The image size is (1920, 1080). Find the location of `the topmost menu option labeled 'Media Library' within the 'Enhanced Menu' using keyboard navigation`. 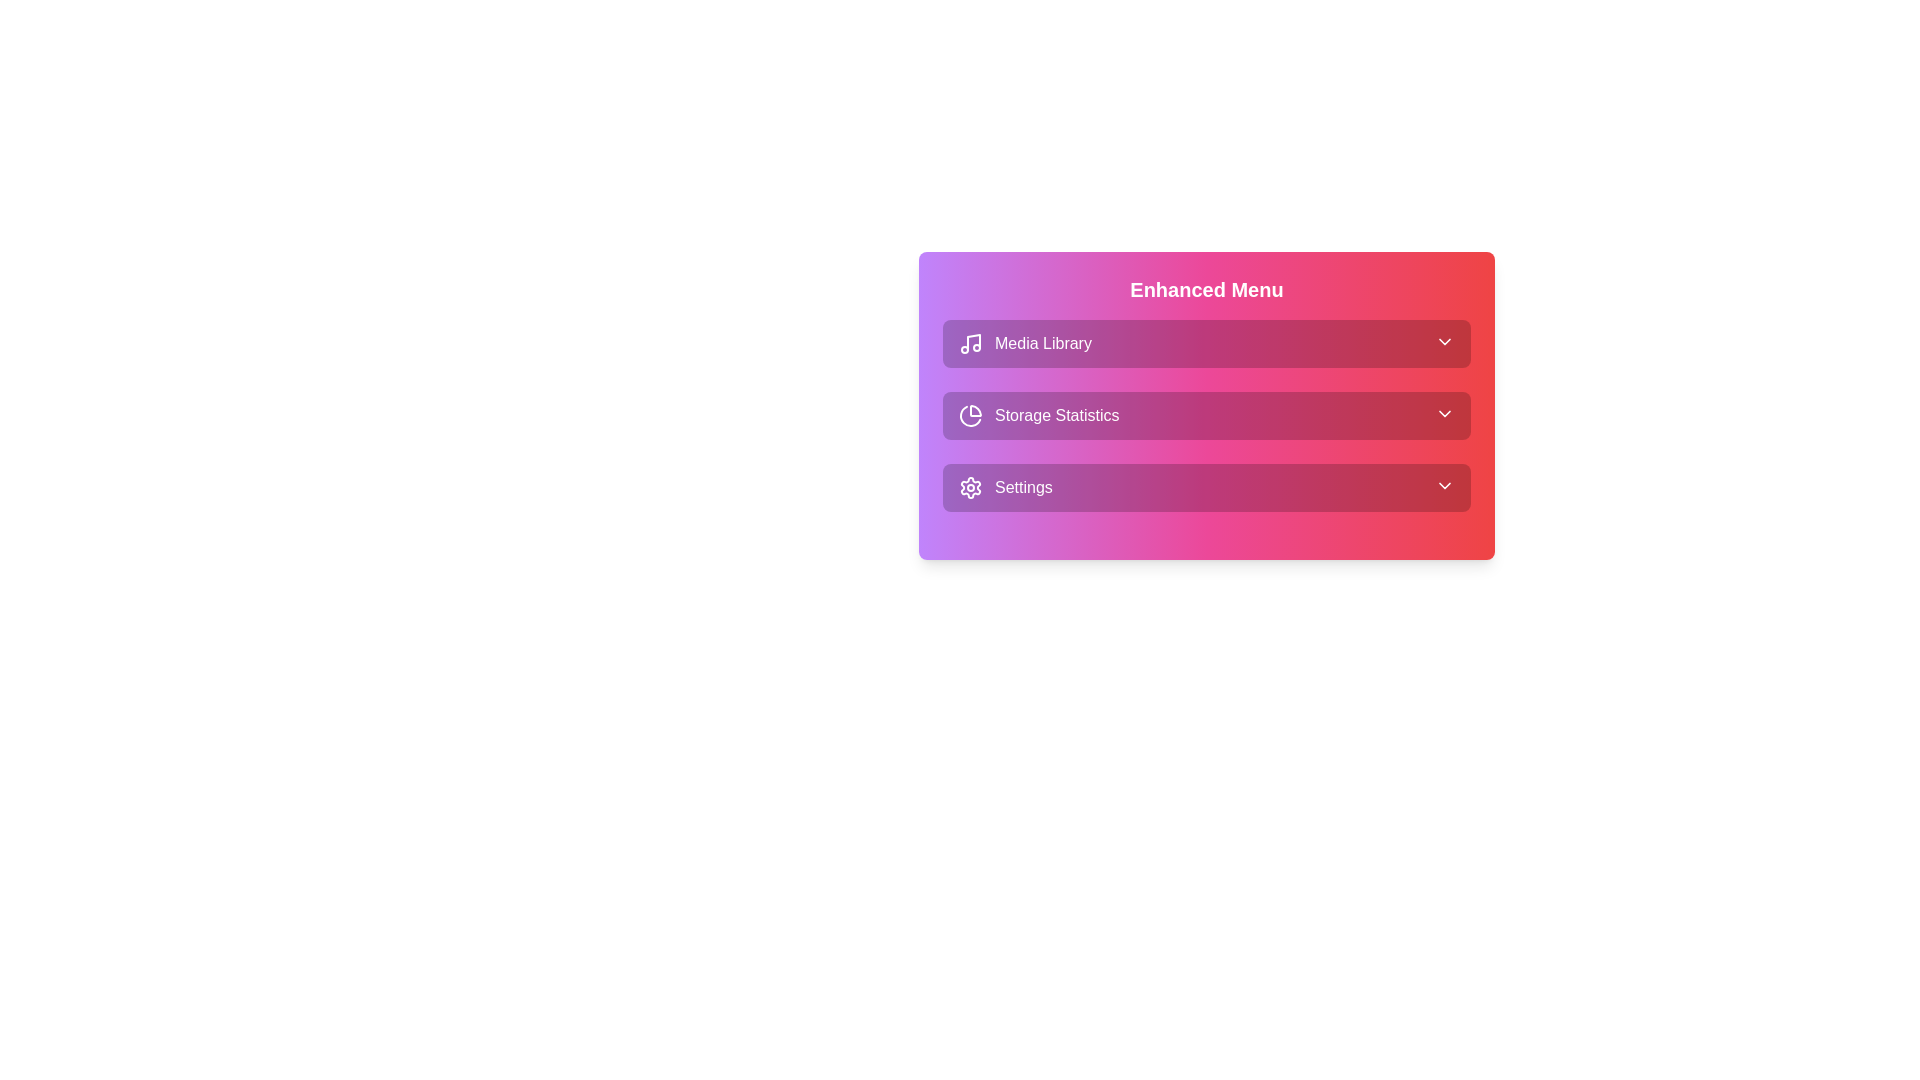

the topmost menu option labeled 'Media Library' within the 'Enhanced Menu' using keyboard navigation is located at coordinates (1025, 342).